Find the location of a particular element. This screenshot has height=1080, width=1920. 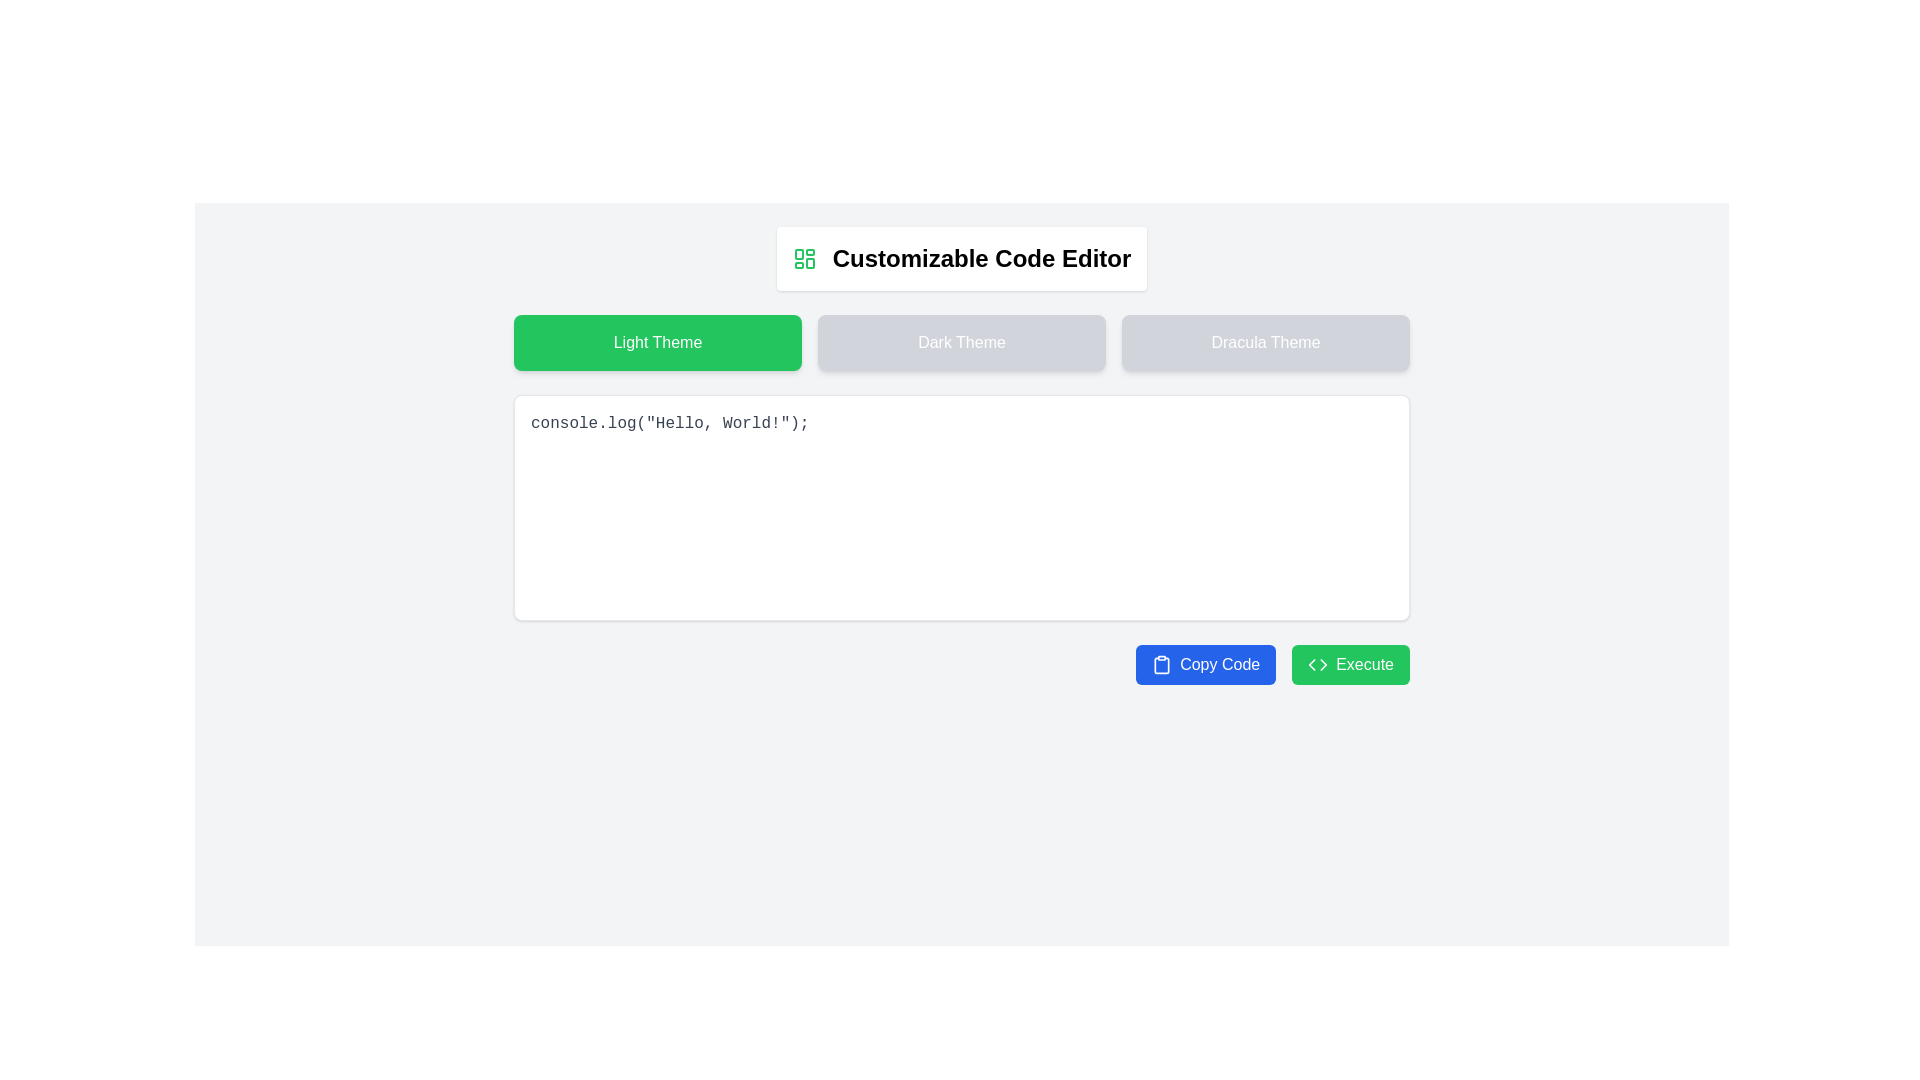

the 'Copy Code' button located at the bottom-right of the code-editing panel to observe its styling change is located at coordinates (1205, 664).